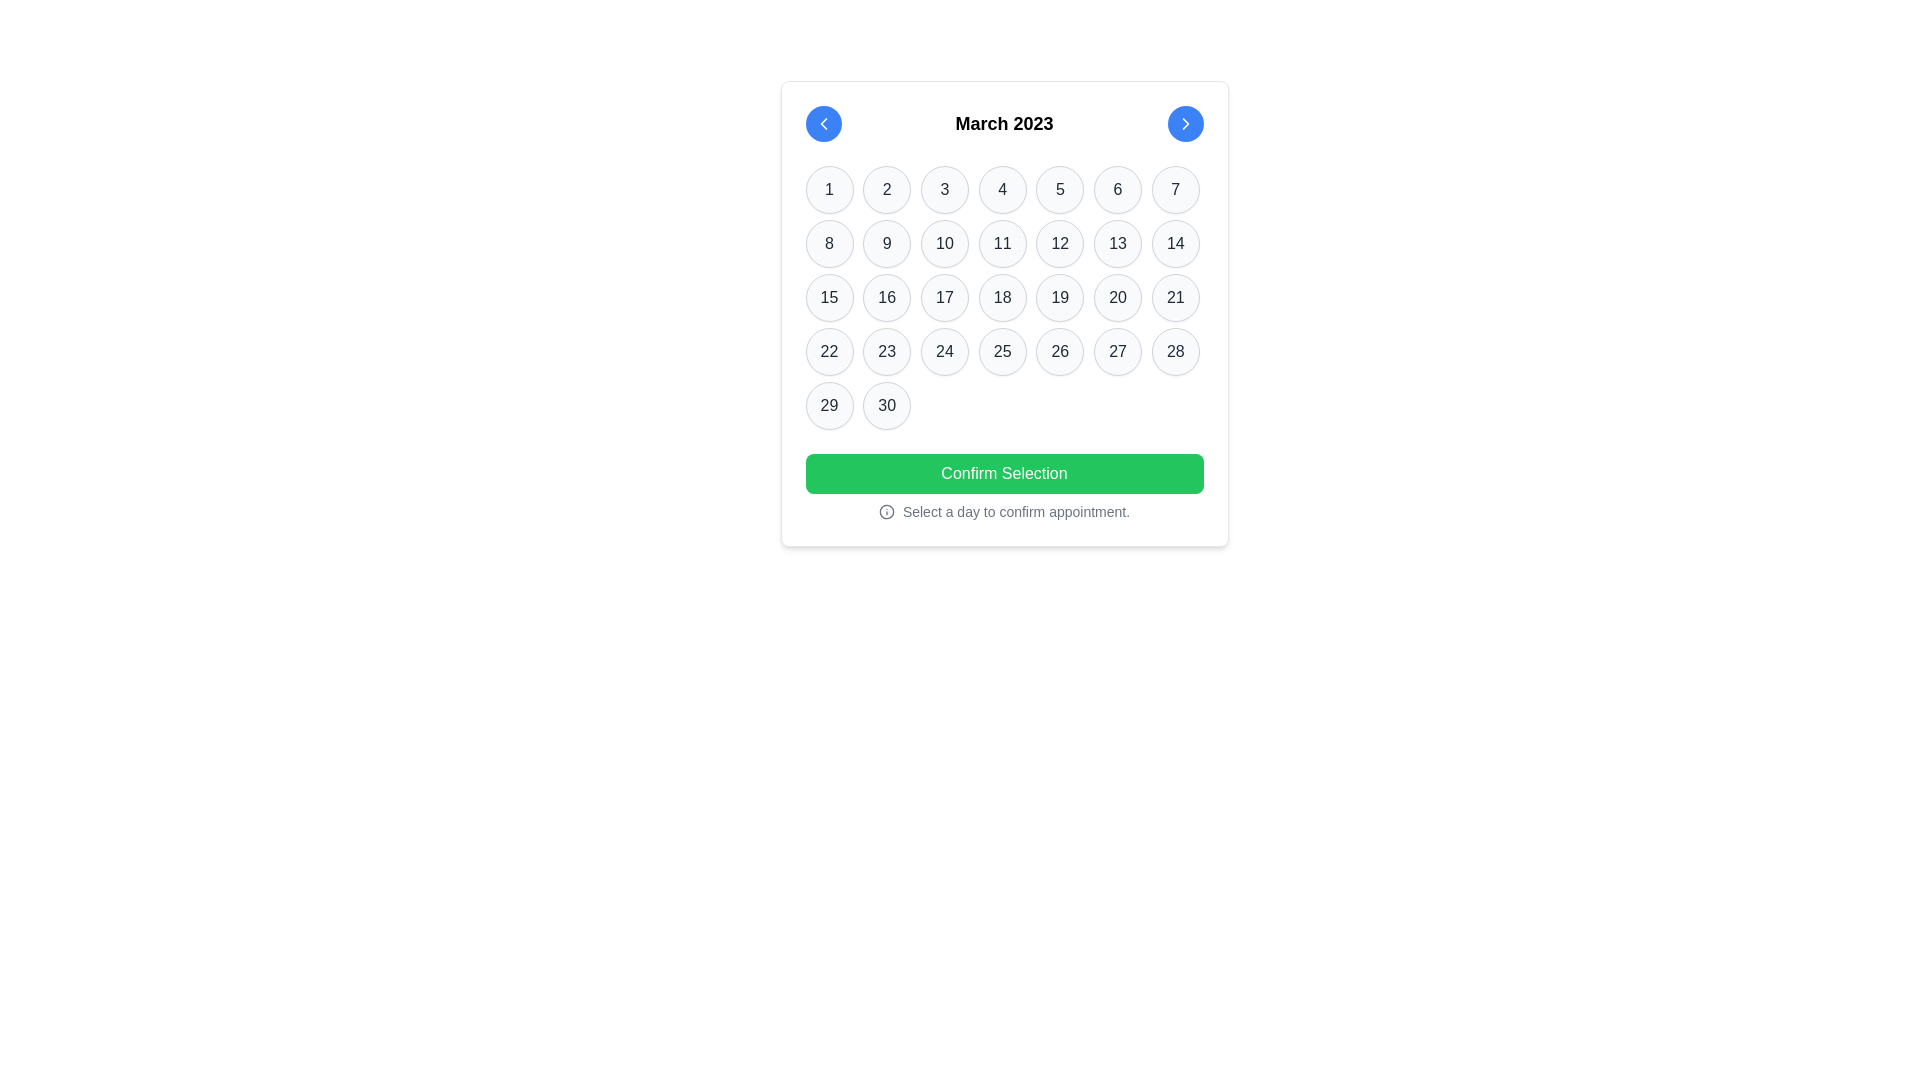 The image size is (1920, 1080). Describe the element at coordinates (823, 123) in the screenshot. I see `the left-pointing chevron symbol inside the circular blue button` at that location.